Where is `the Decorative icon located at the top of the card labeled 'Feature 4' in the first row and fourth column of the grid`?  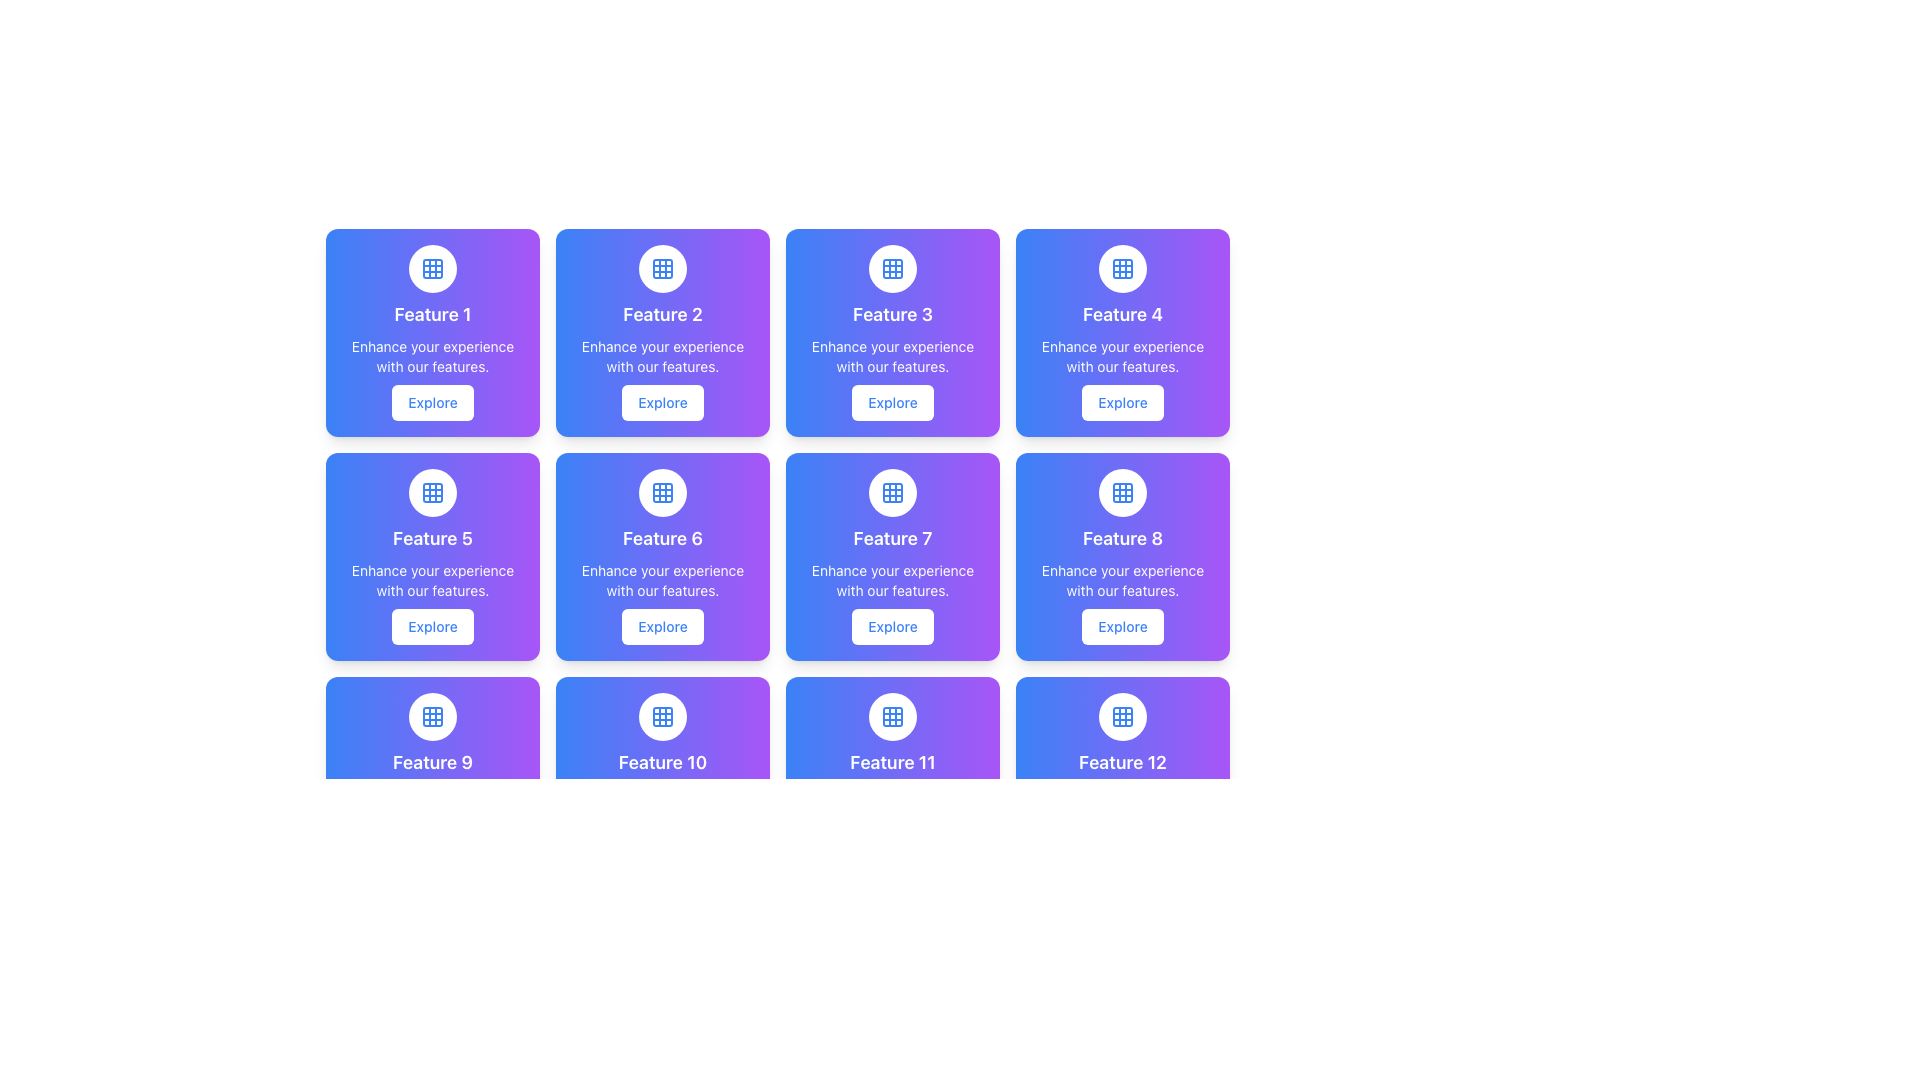
the Decorative icon located at the top of the card labeled 'Feature 4' in the first row and fourth column of the grid is located at coordinates (1123, 268).